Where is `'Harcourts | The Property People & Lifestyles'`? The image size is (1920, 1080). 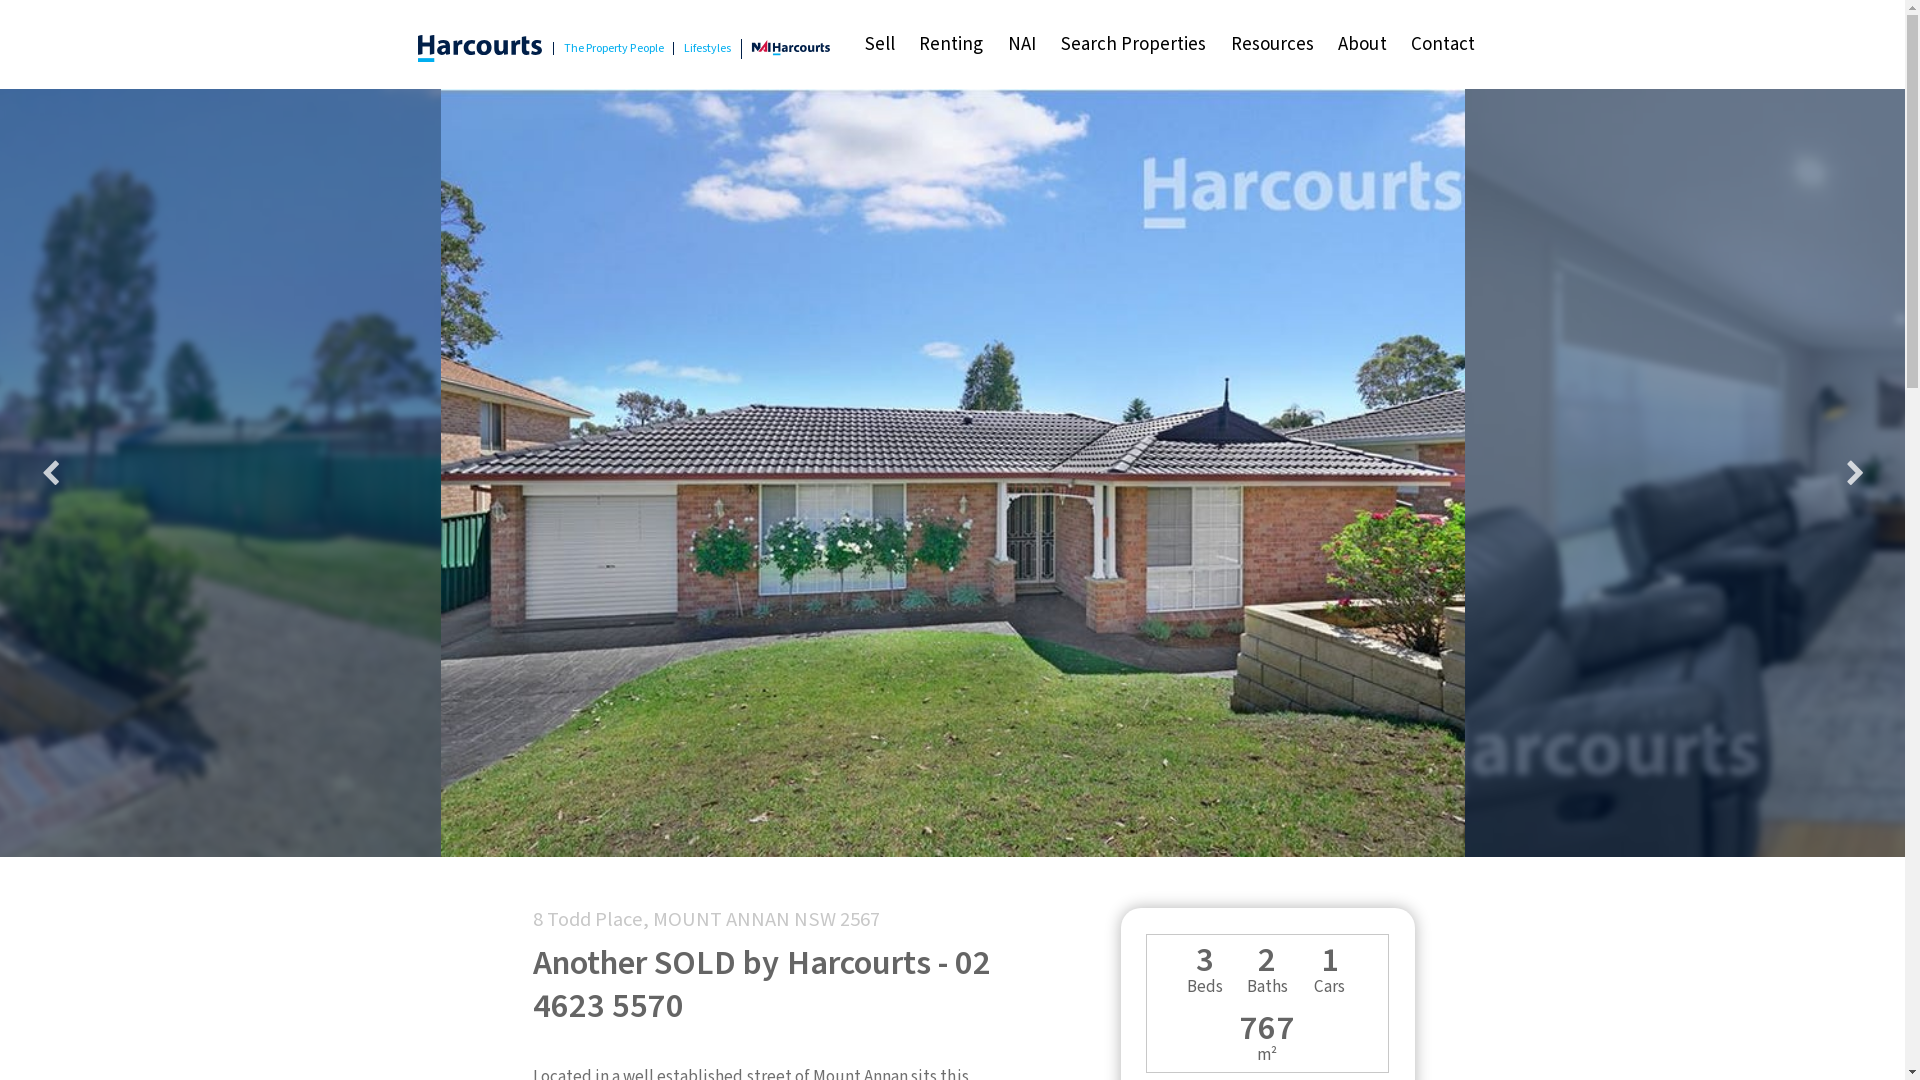 'Harcourts | The Property People & Lifestyles' is located at coordinates (480, 47).